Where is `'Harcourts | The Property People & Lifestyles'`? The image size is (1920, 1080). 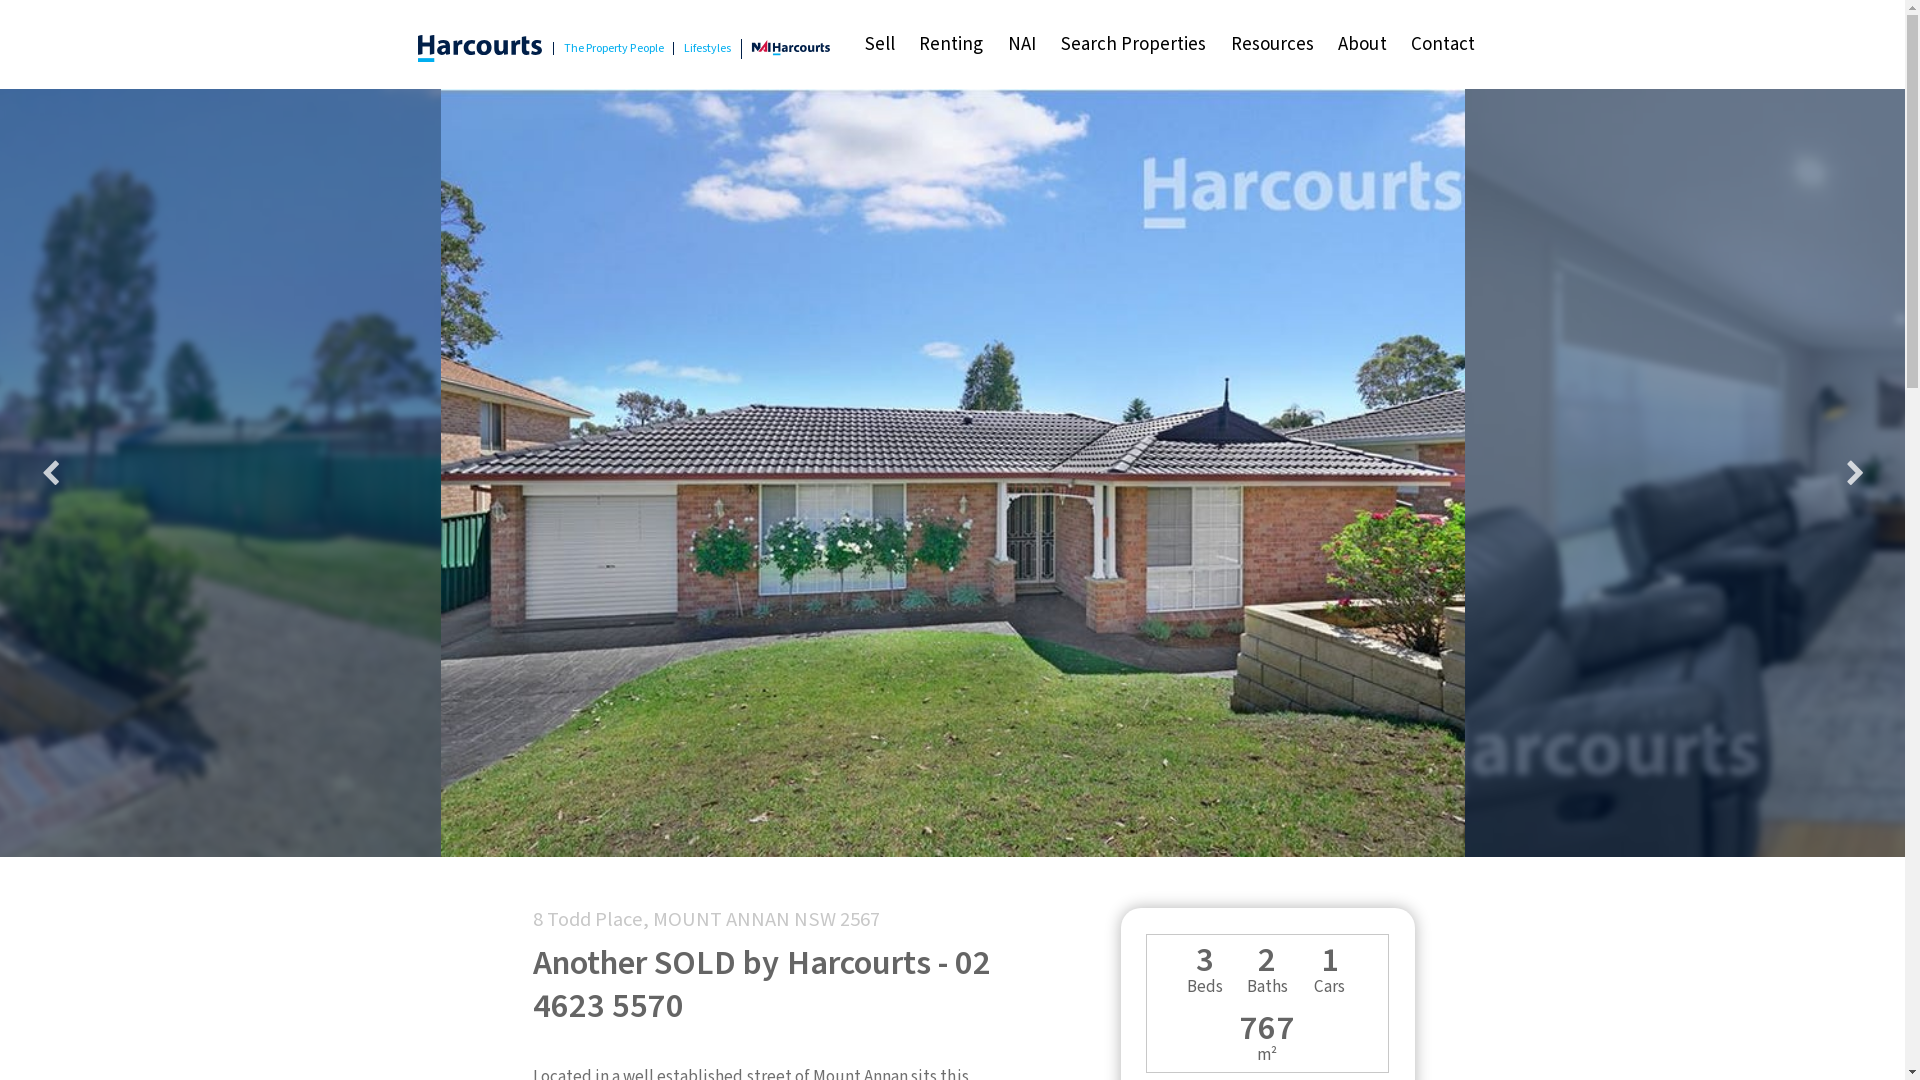 'Harcourts | The Property People & Lifestyles' is located at coordinates (480, 47).